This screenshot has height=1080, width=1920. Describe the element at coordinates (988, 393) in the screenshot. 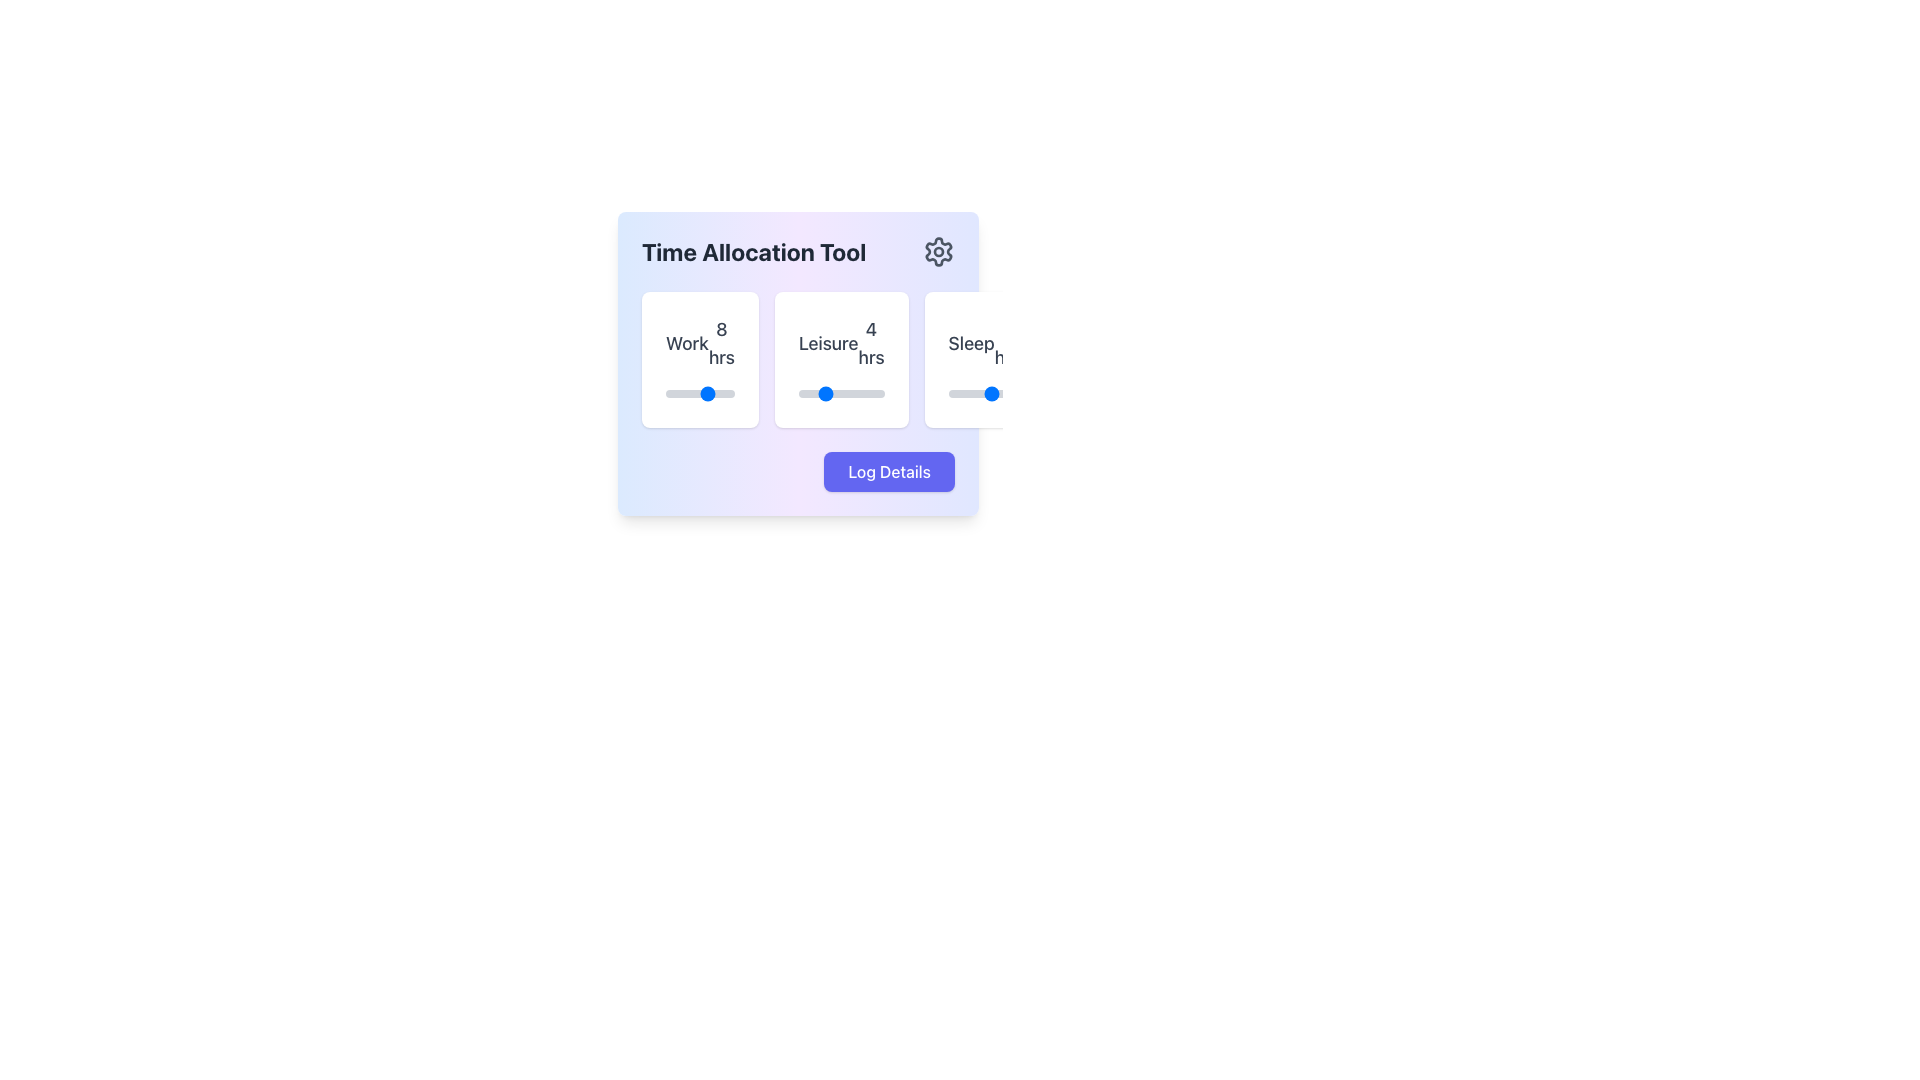

I see `the sleep duration` at that location.